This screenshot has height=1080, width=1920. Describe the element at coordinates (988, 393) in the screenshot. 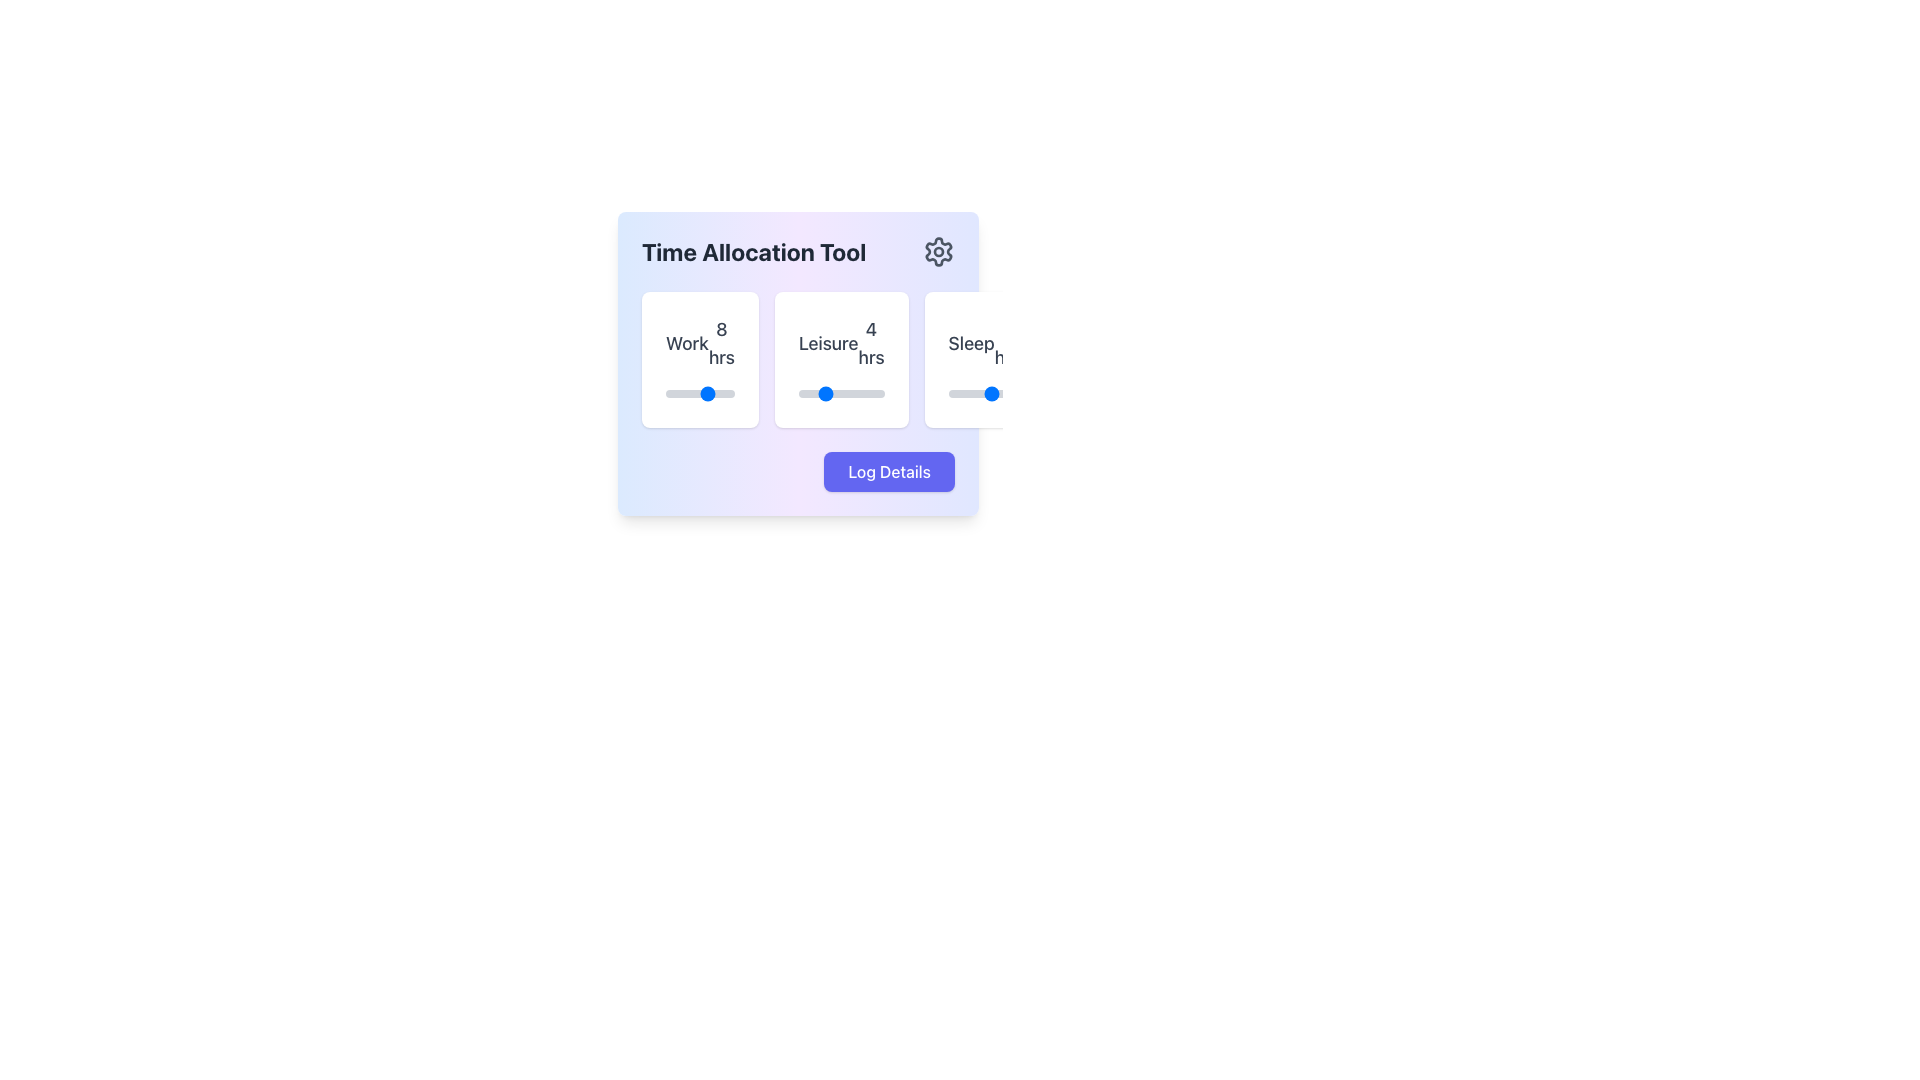

I see `the sleep duration` at that location.